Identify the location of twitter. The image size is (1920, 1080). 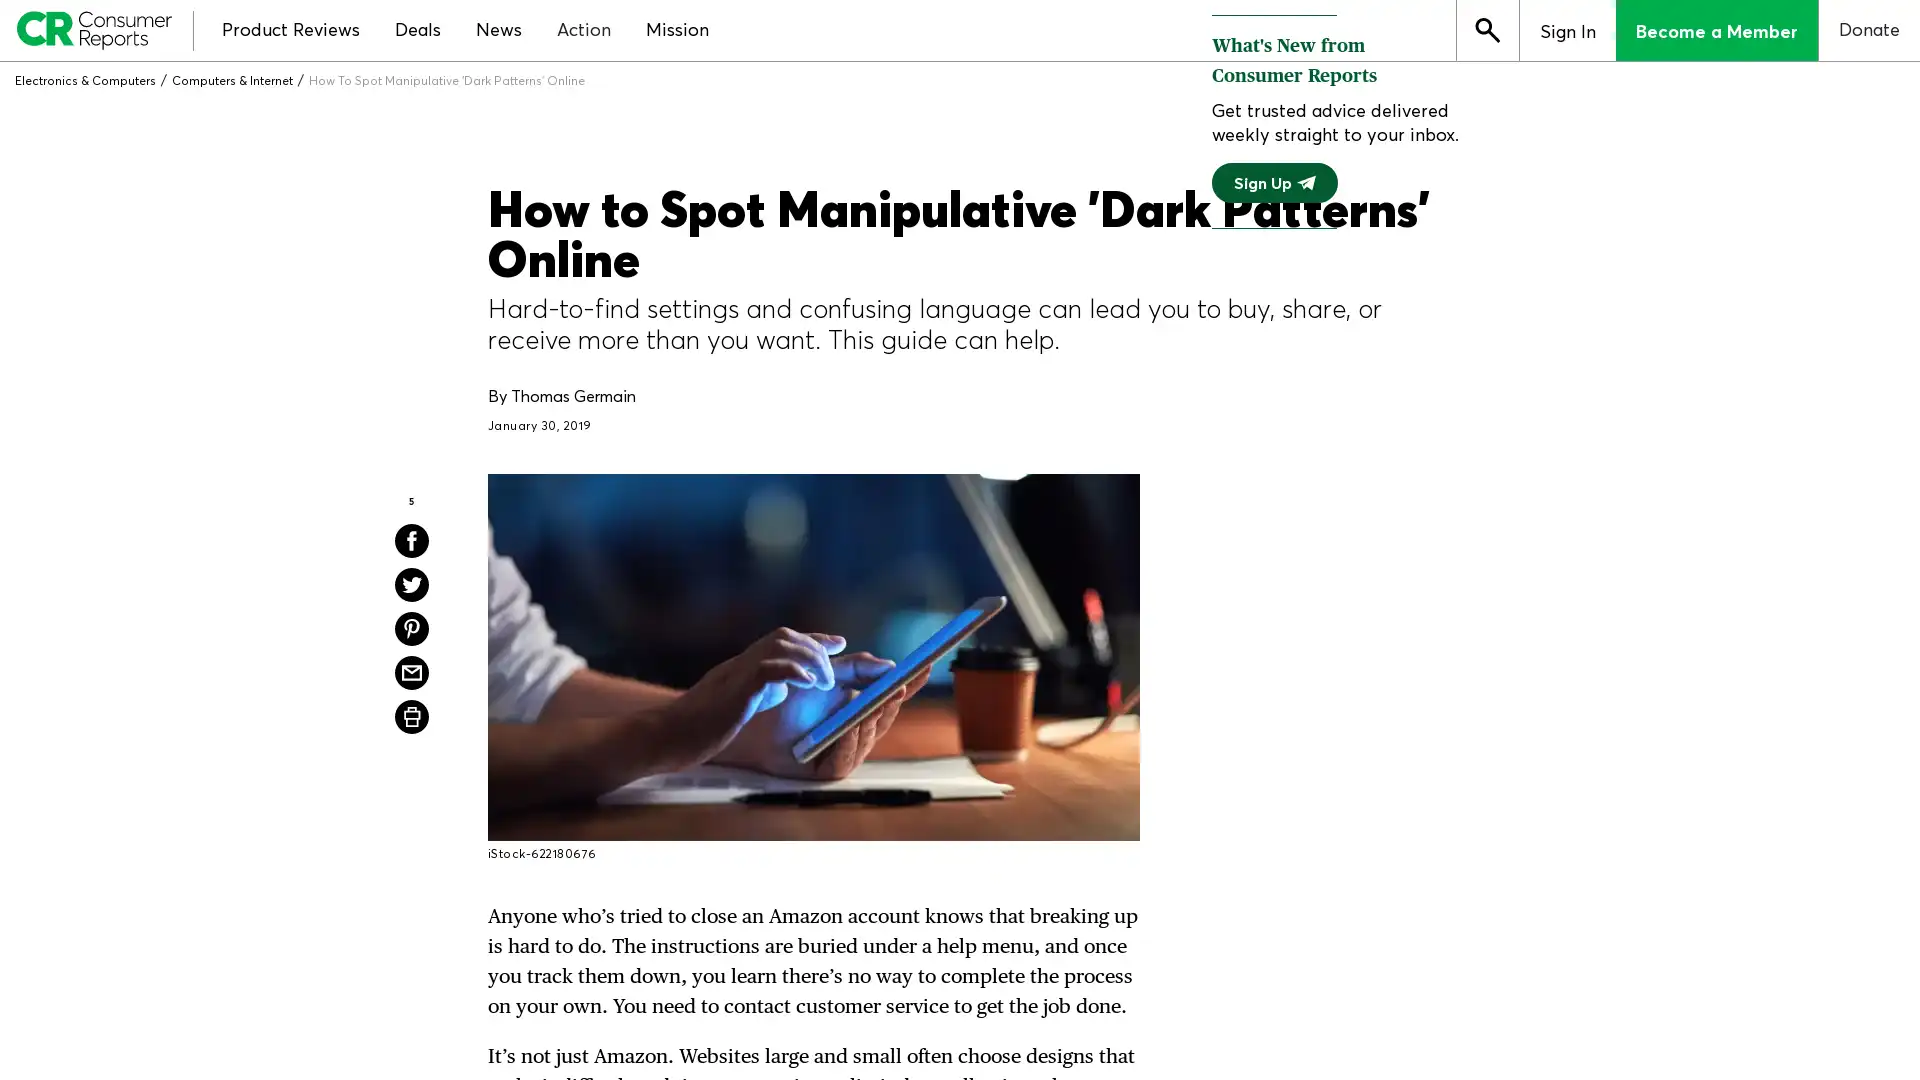
(411, 585).